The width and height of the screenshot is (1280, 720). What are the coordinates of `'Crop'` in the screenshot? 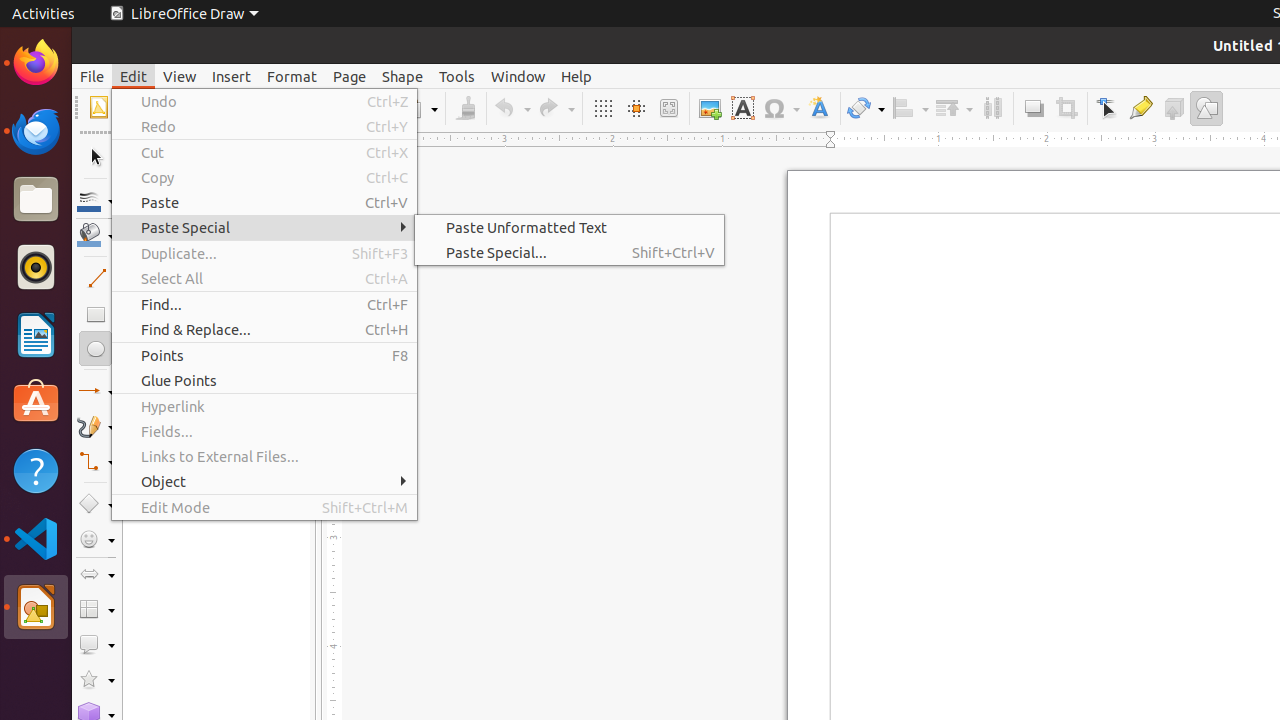 It's located at (1065, 108).